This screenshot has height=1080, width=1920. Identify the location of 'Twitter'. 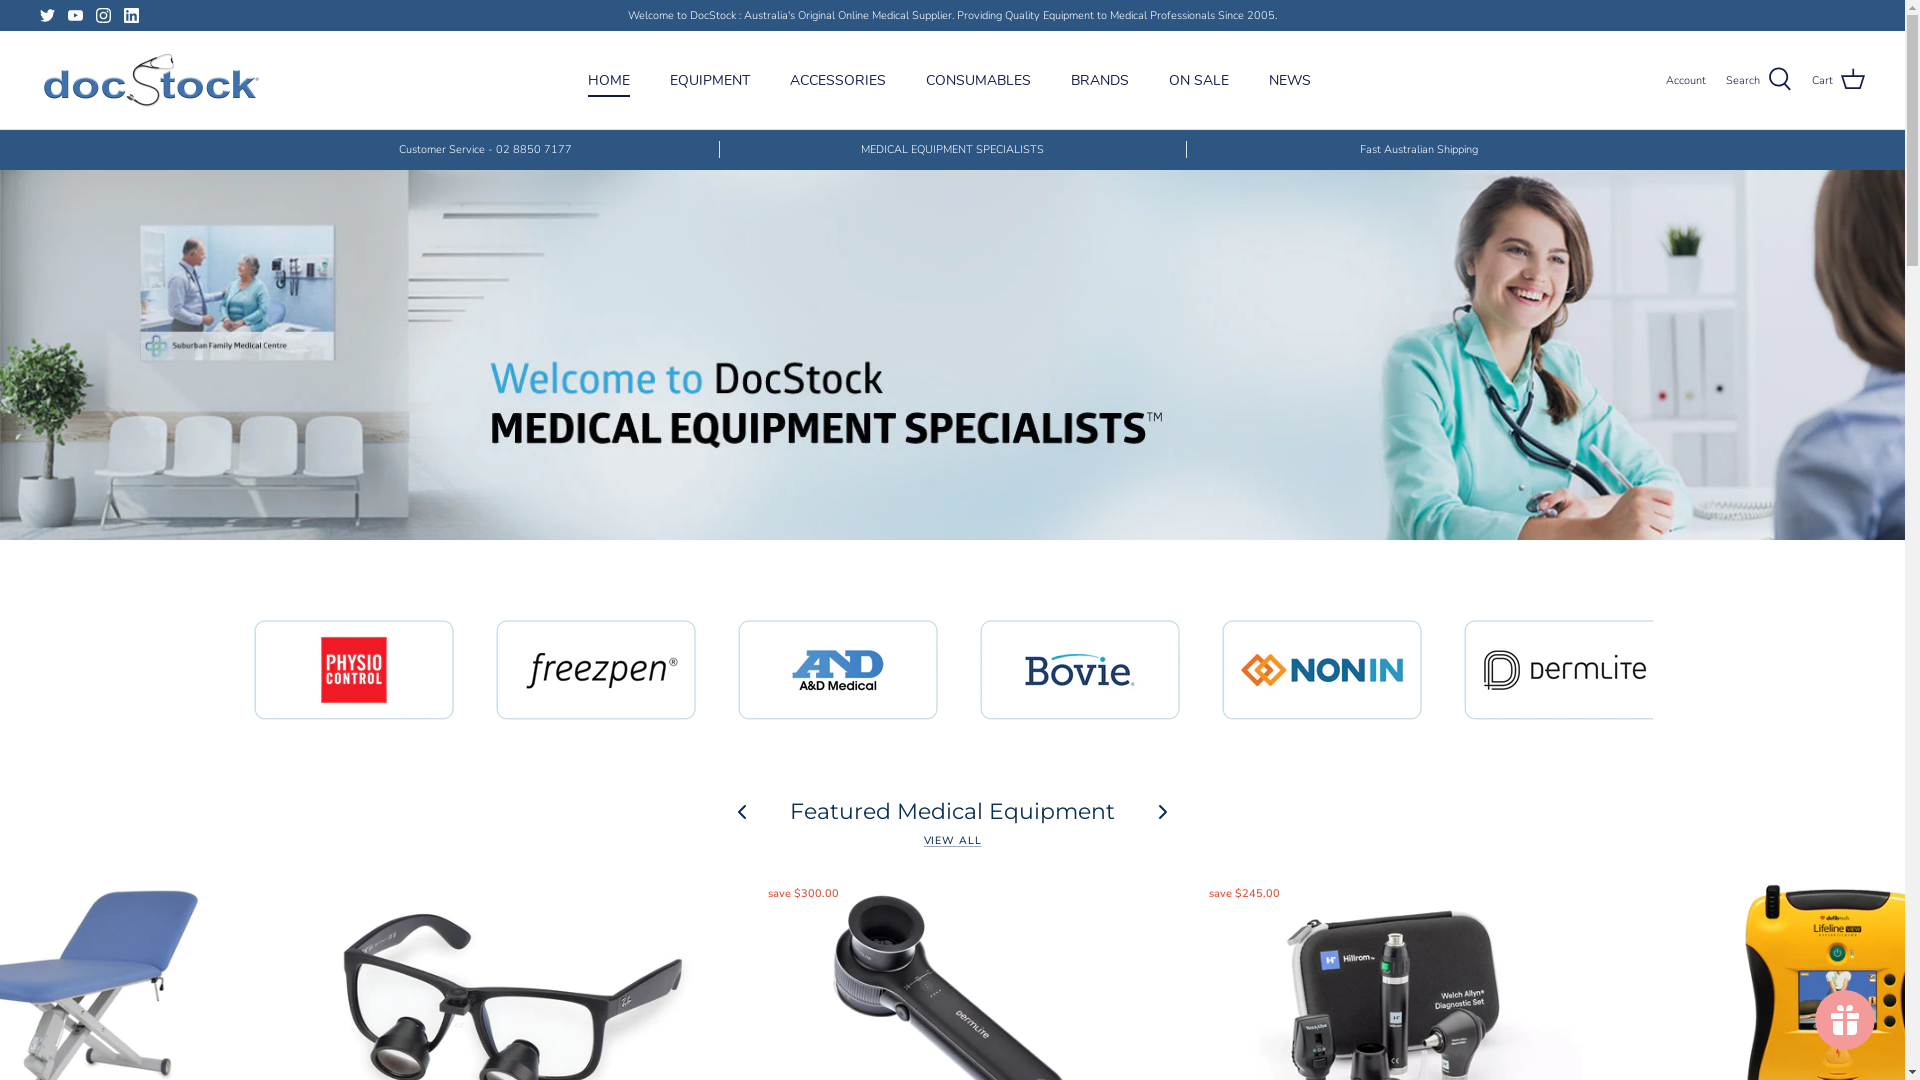
(47, 15).